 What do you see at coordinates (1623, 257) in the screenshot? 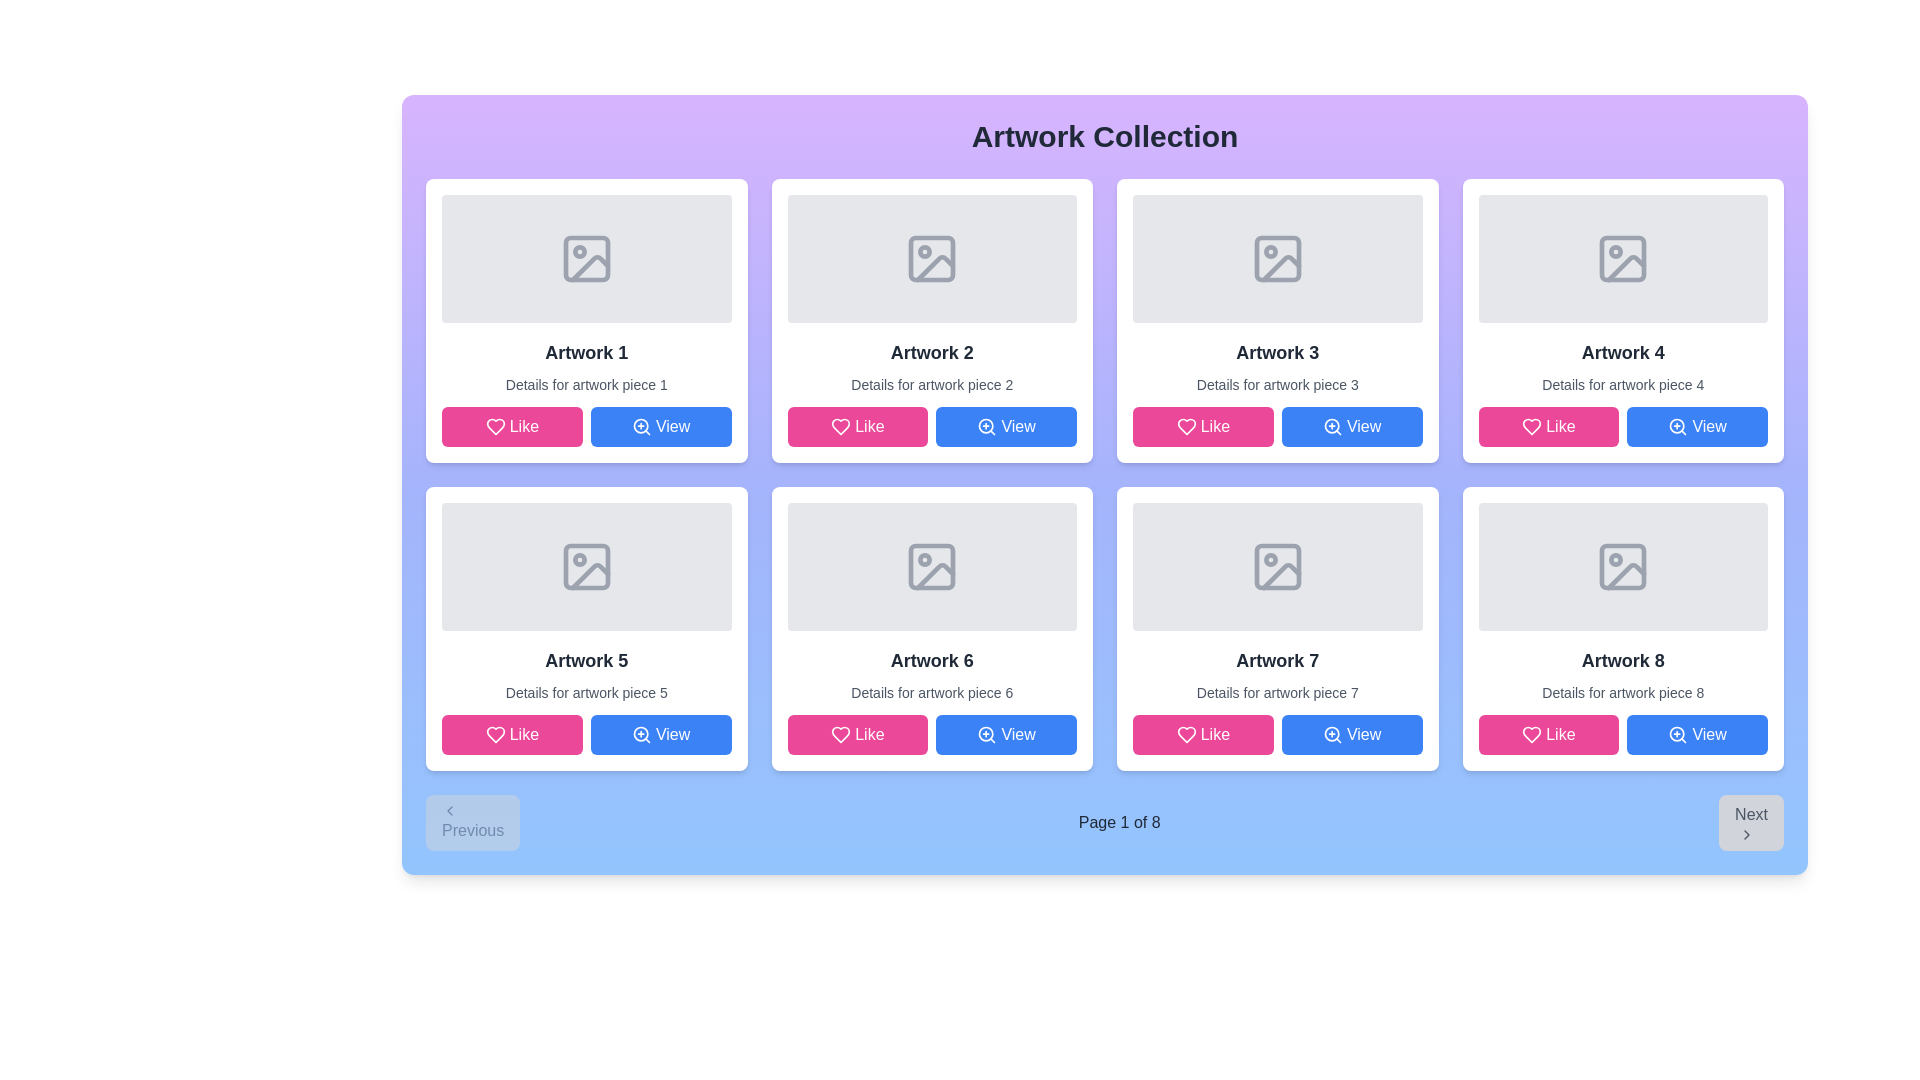
I see `the decorative rectangle located in the upper-left section of the 'Artwork 4' card's image placeholder icon` at bounding box center [1623, 257].